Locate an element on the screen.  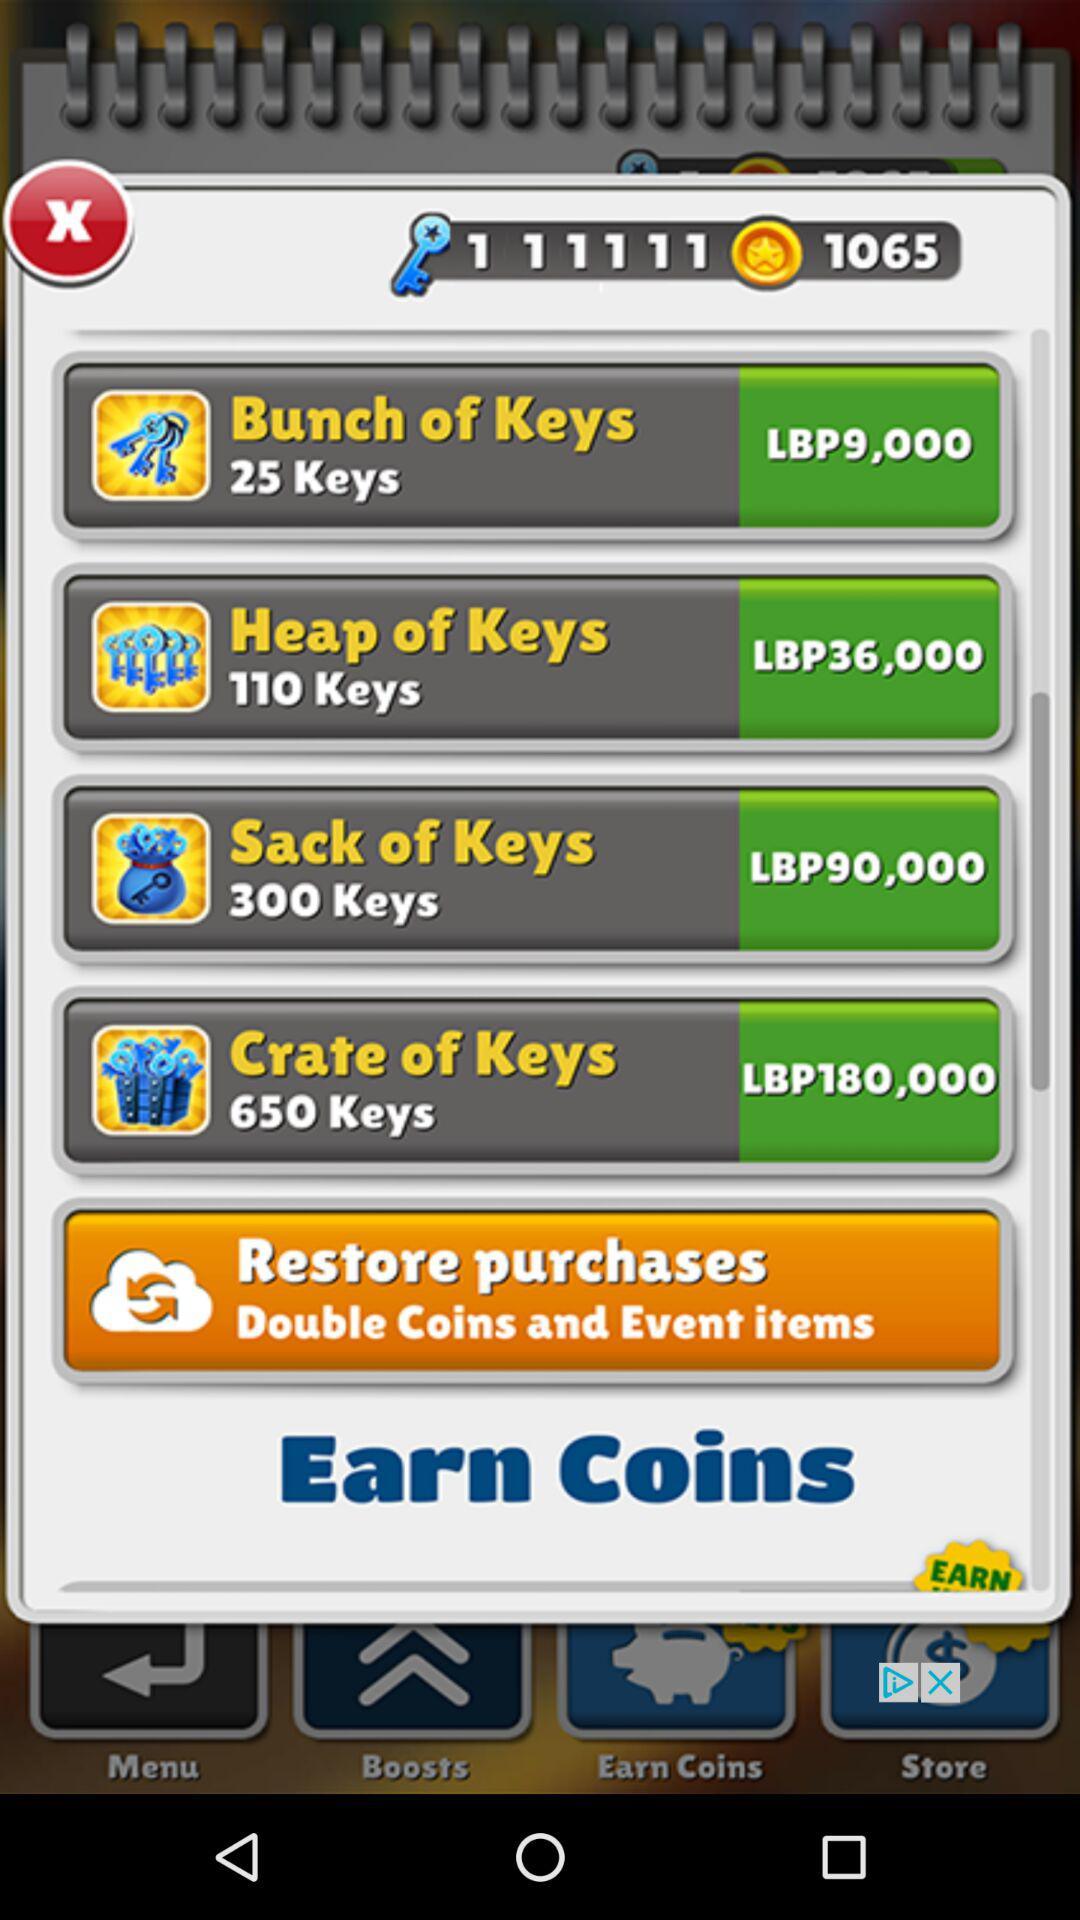
check bix on right is located at coordinates (868, 653).